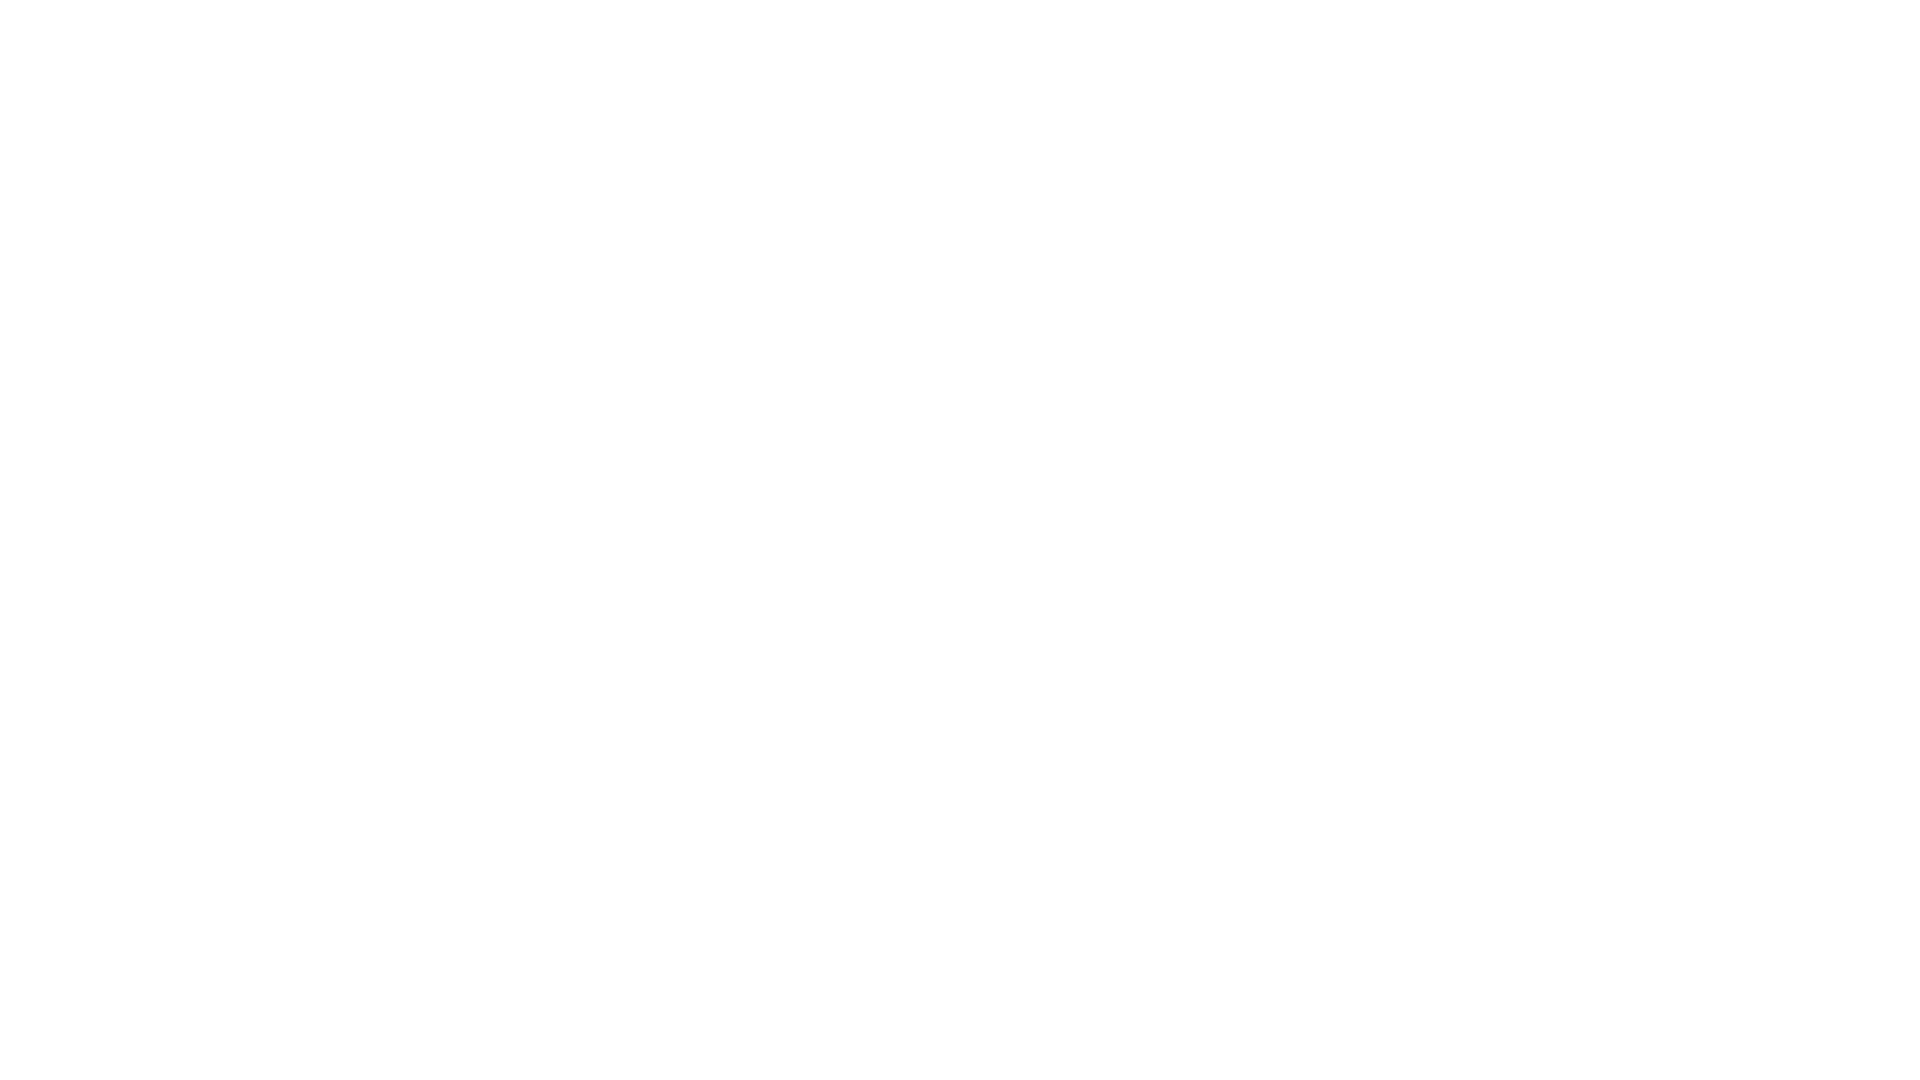 The height and width of the screenshot is (1080, 1920). What do you see at coordinates (518, 229) in the screenshot?
I see `Add` at bounding box center [518, 229].